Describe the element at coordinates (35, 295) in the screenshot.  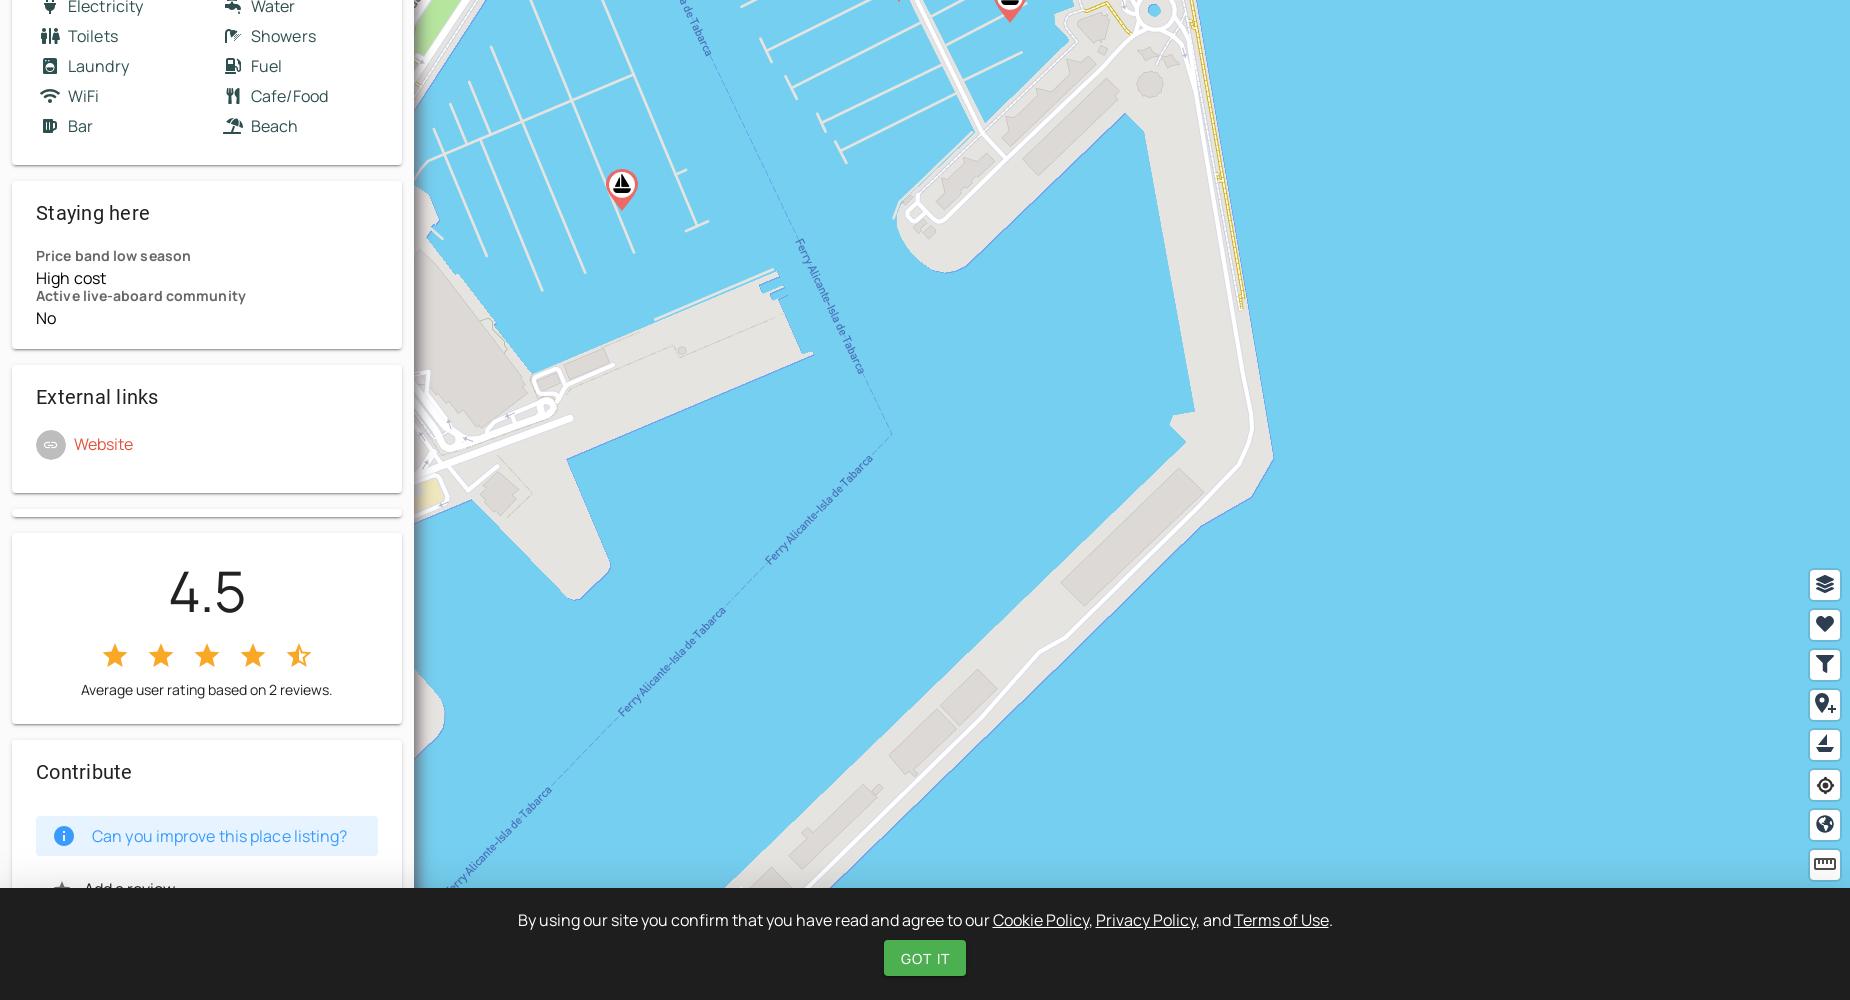
I see `'Active live-aboard community'` at that location.